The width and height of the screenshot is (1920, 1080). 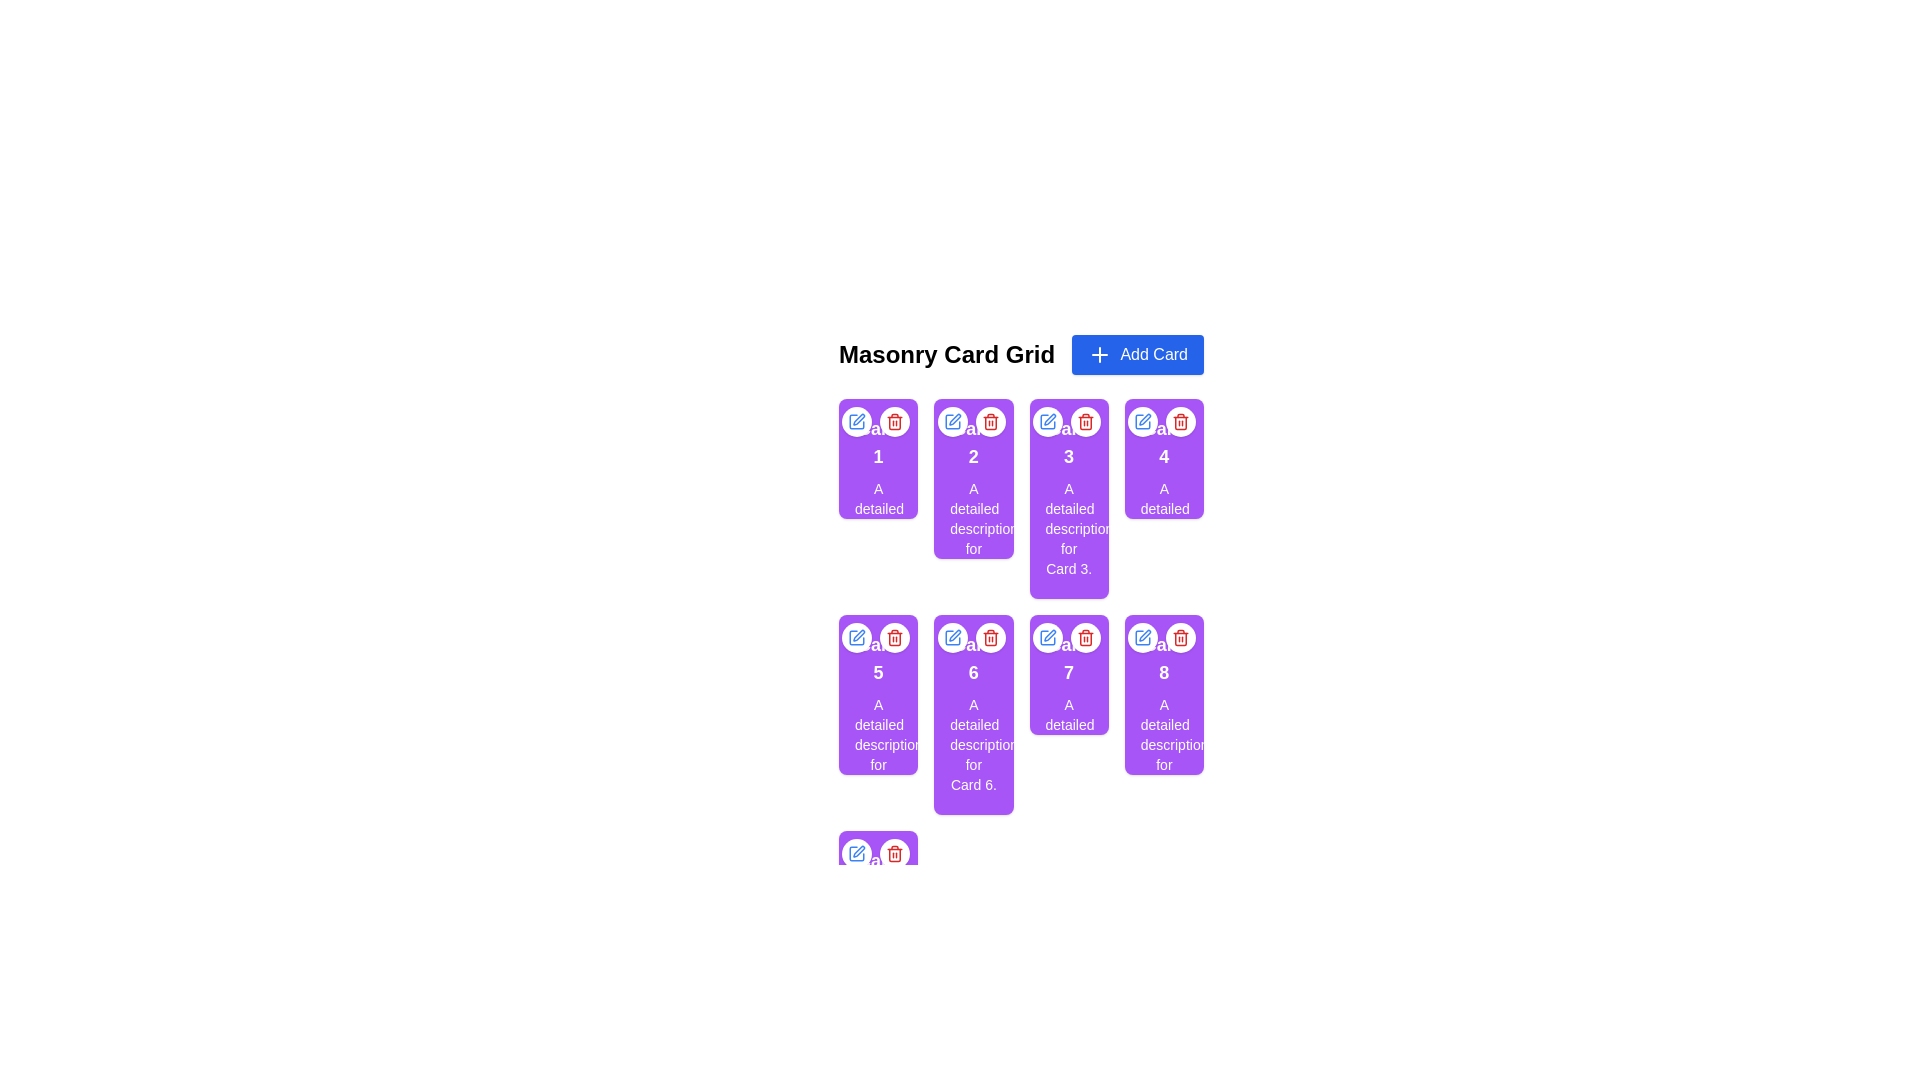 I want to click on the trash can icon in the top-right corner of the card, so click(x=1180, y=637).